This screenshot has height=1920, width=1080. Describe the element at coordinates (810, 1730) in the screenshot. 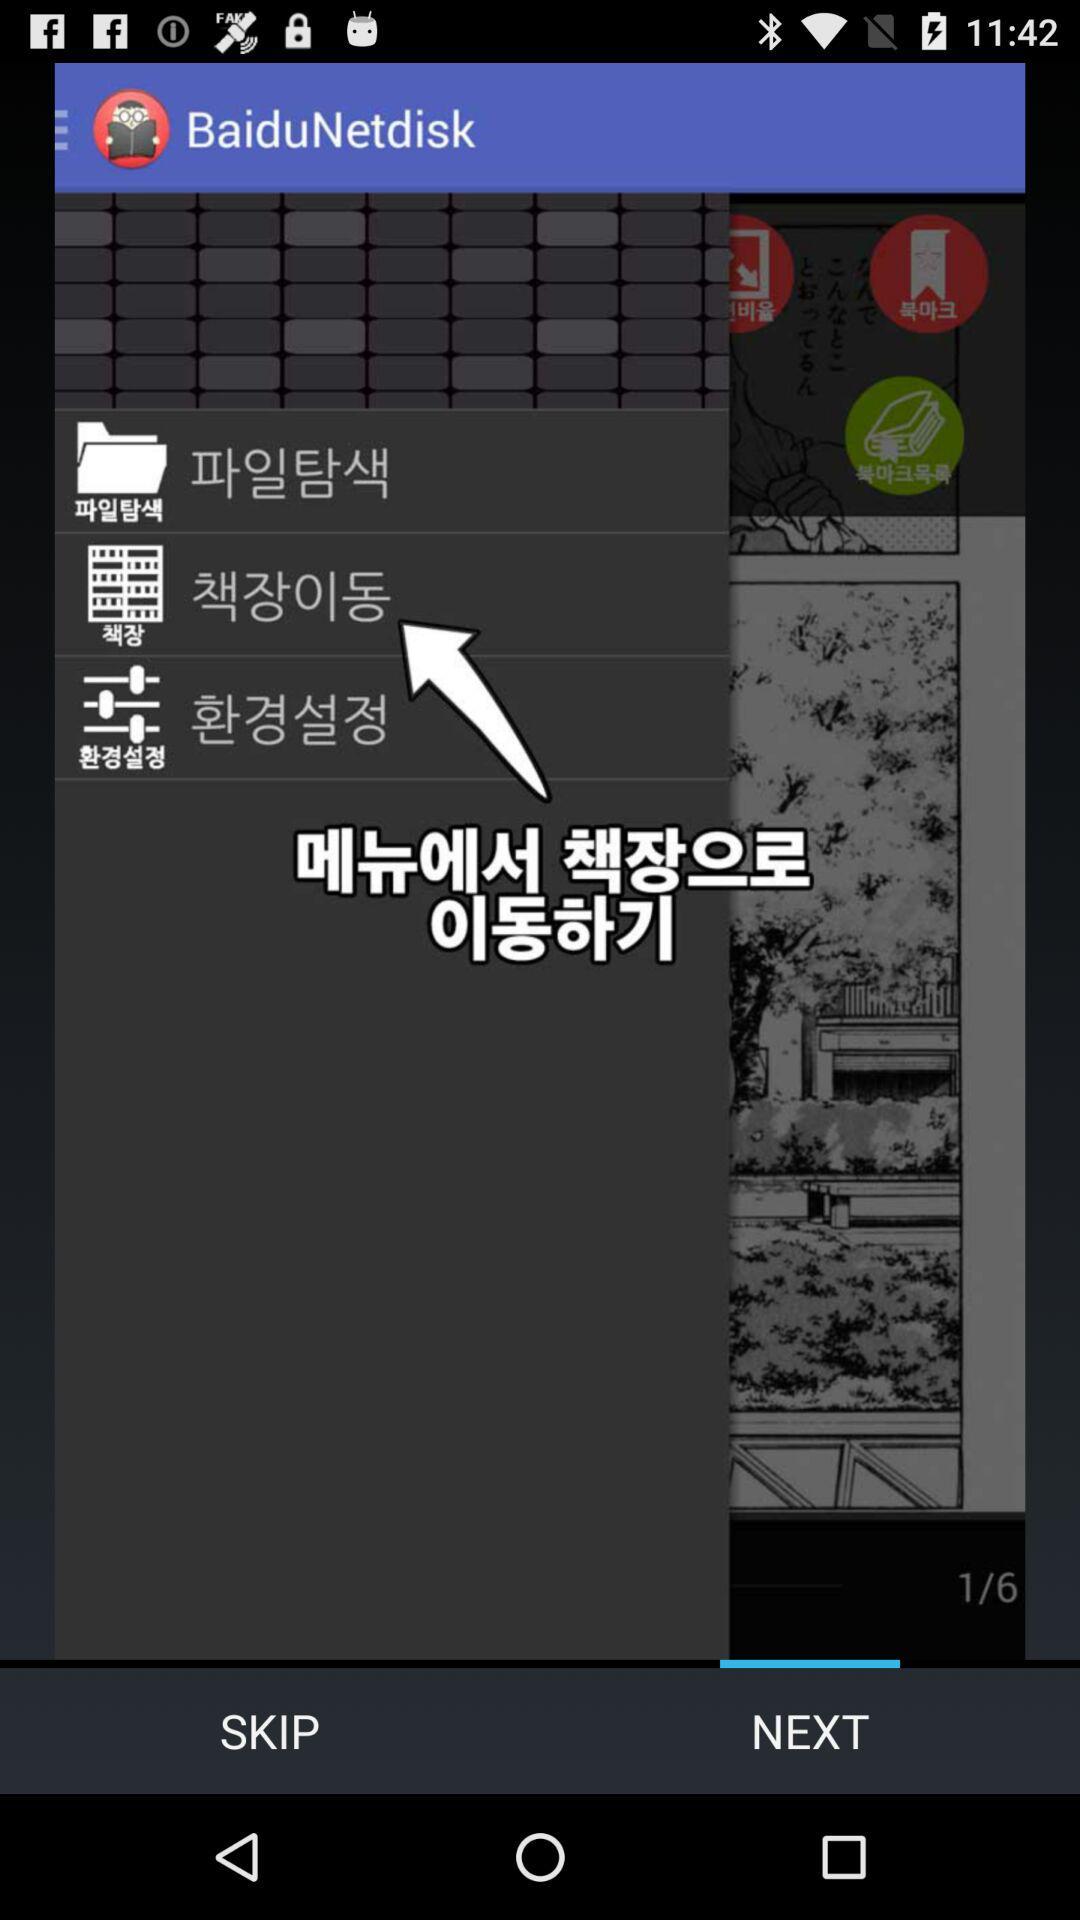

I see `the item to the right of the skip icon` at that location.